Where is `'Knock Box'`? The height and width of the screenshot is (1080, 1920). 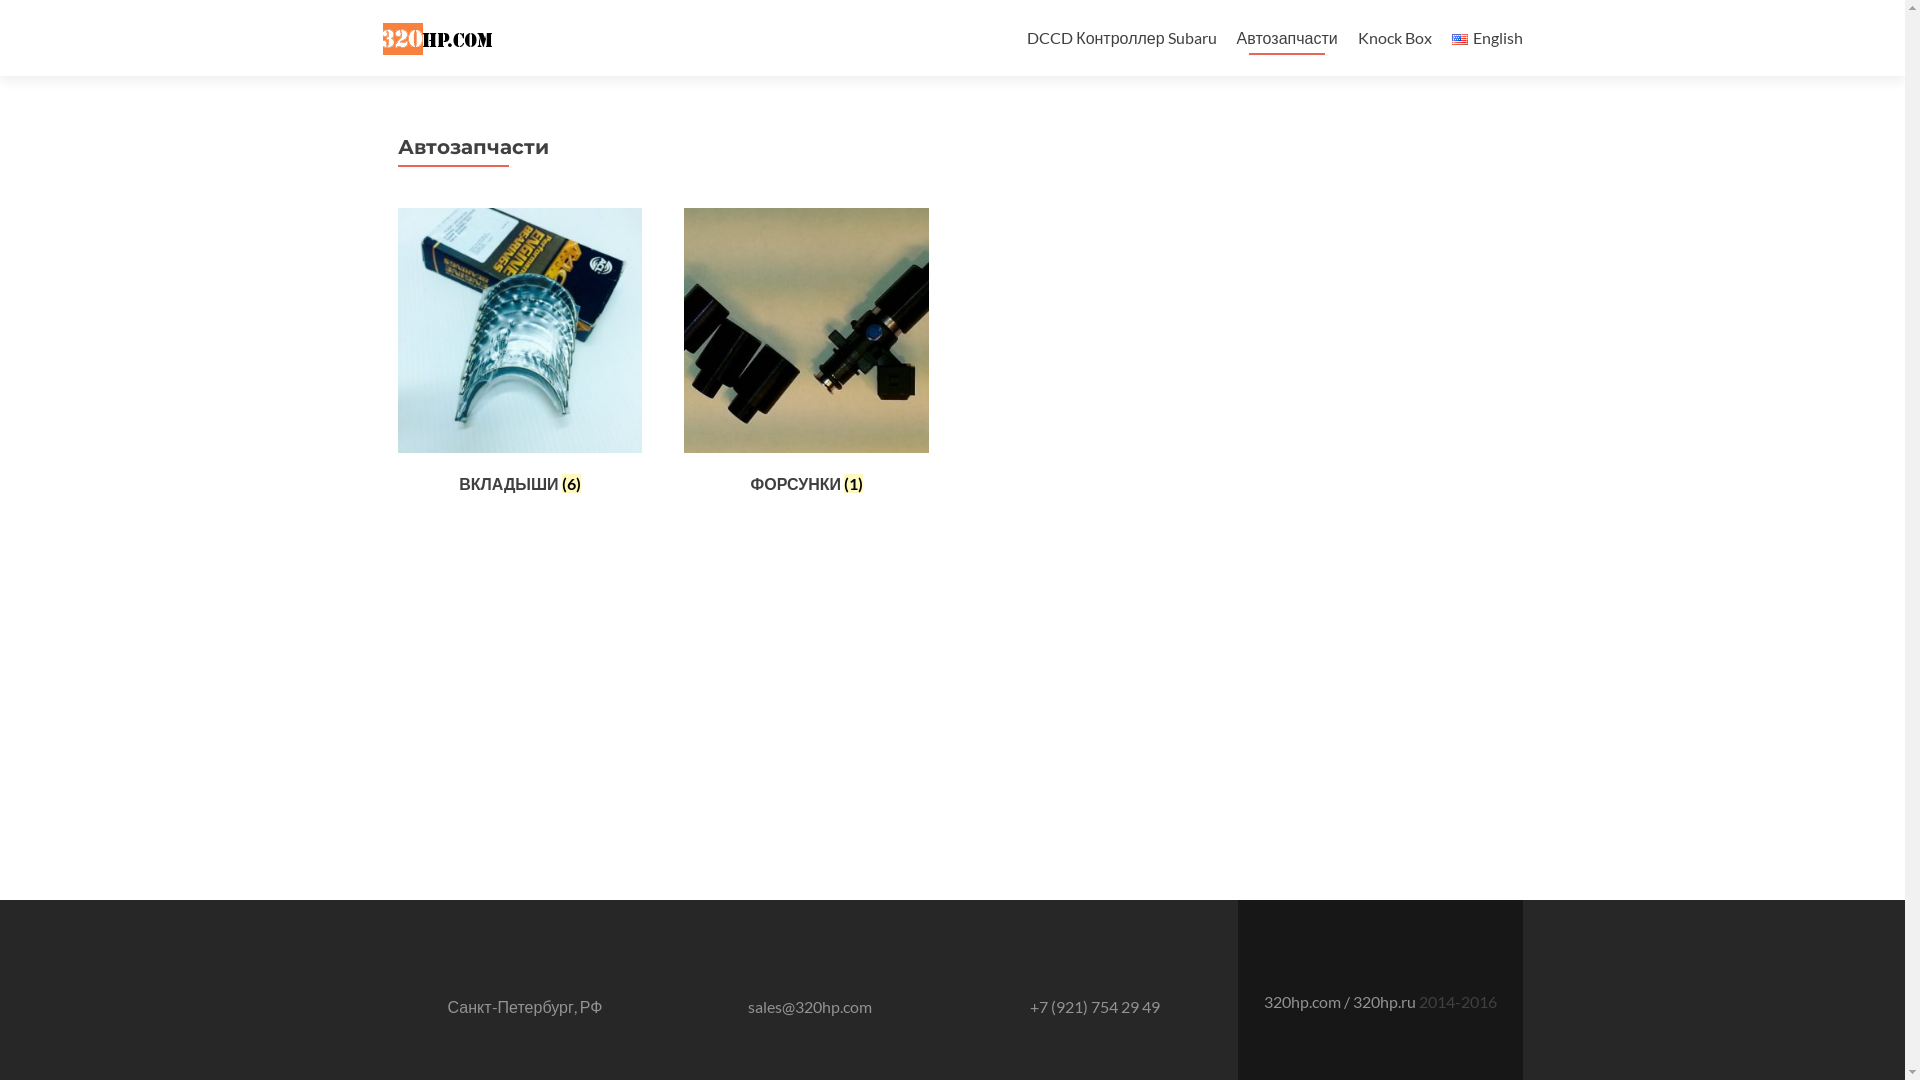 'Knock Box' is located at coordinates (1394, 37).